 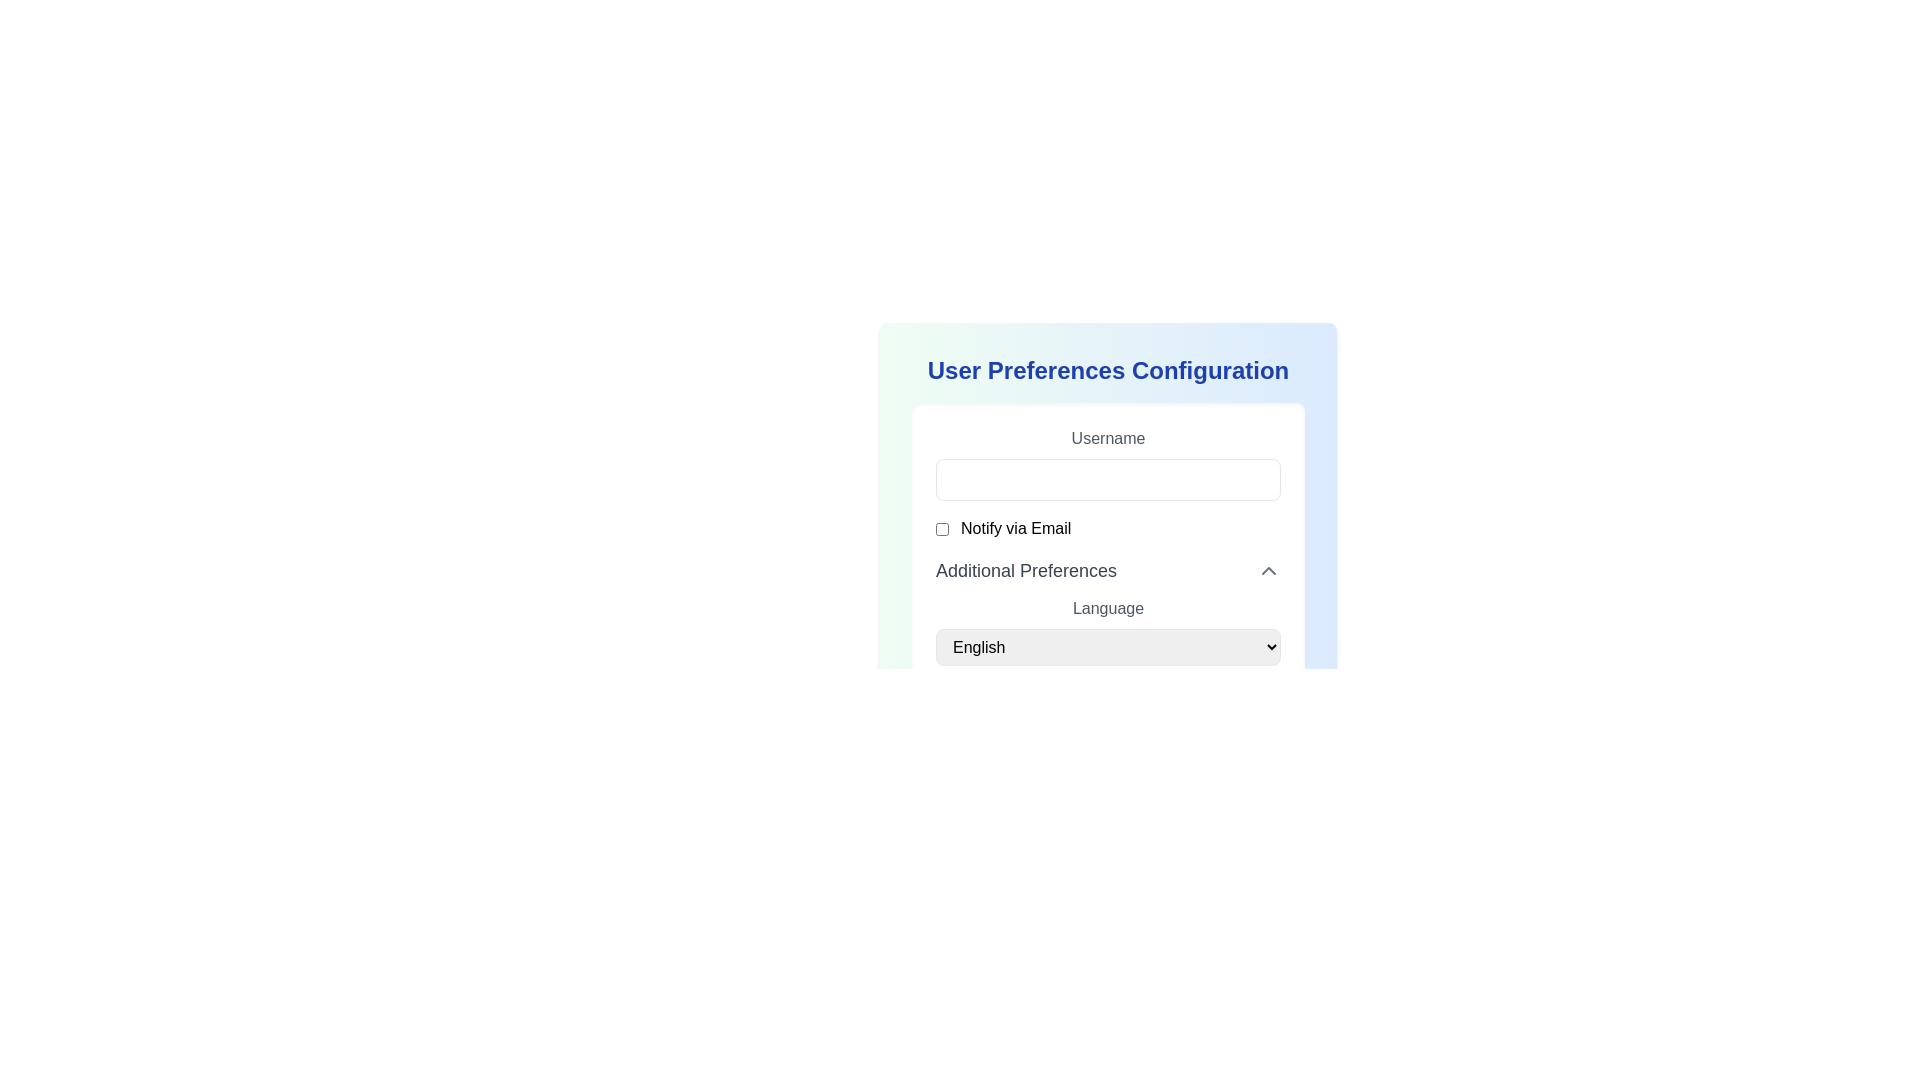 I want to click on the Text label indicating the username input field, located above the text input box in the 'User Preferences Configuration' section, so click(x=1107, y=438).